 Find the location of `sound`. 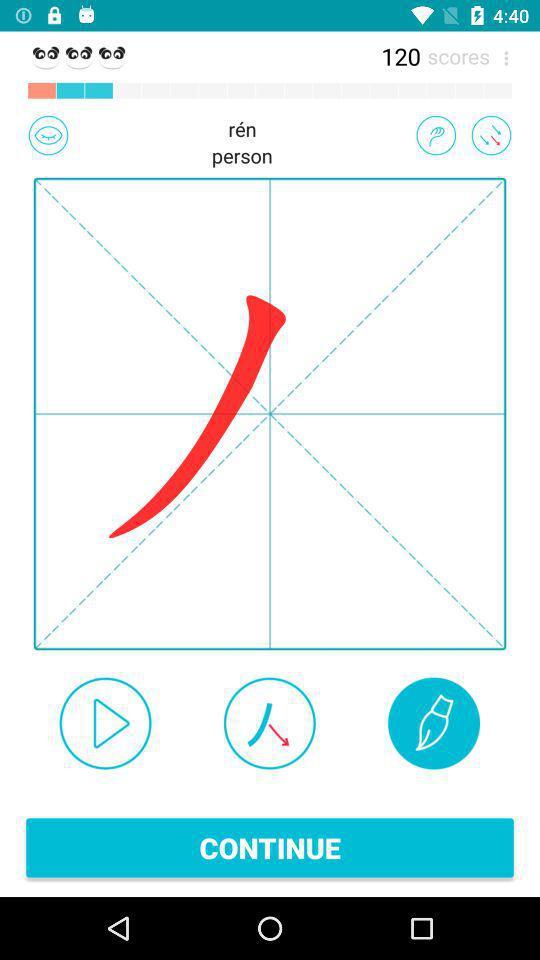

sound is located at coordinates (105, 722).